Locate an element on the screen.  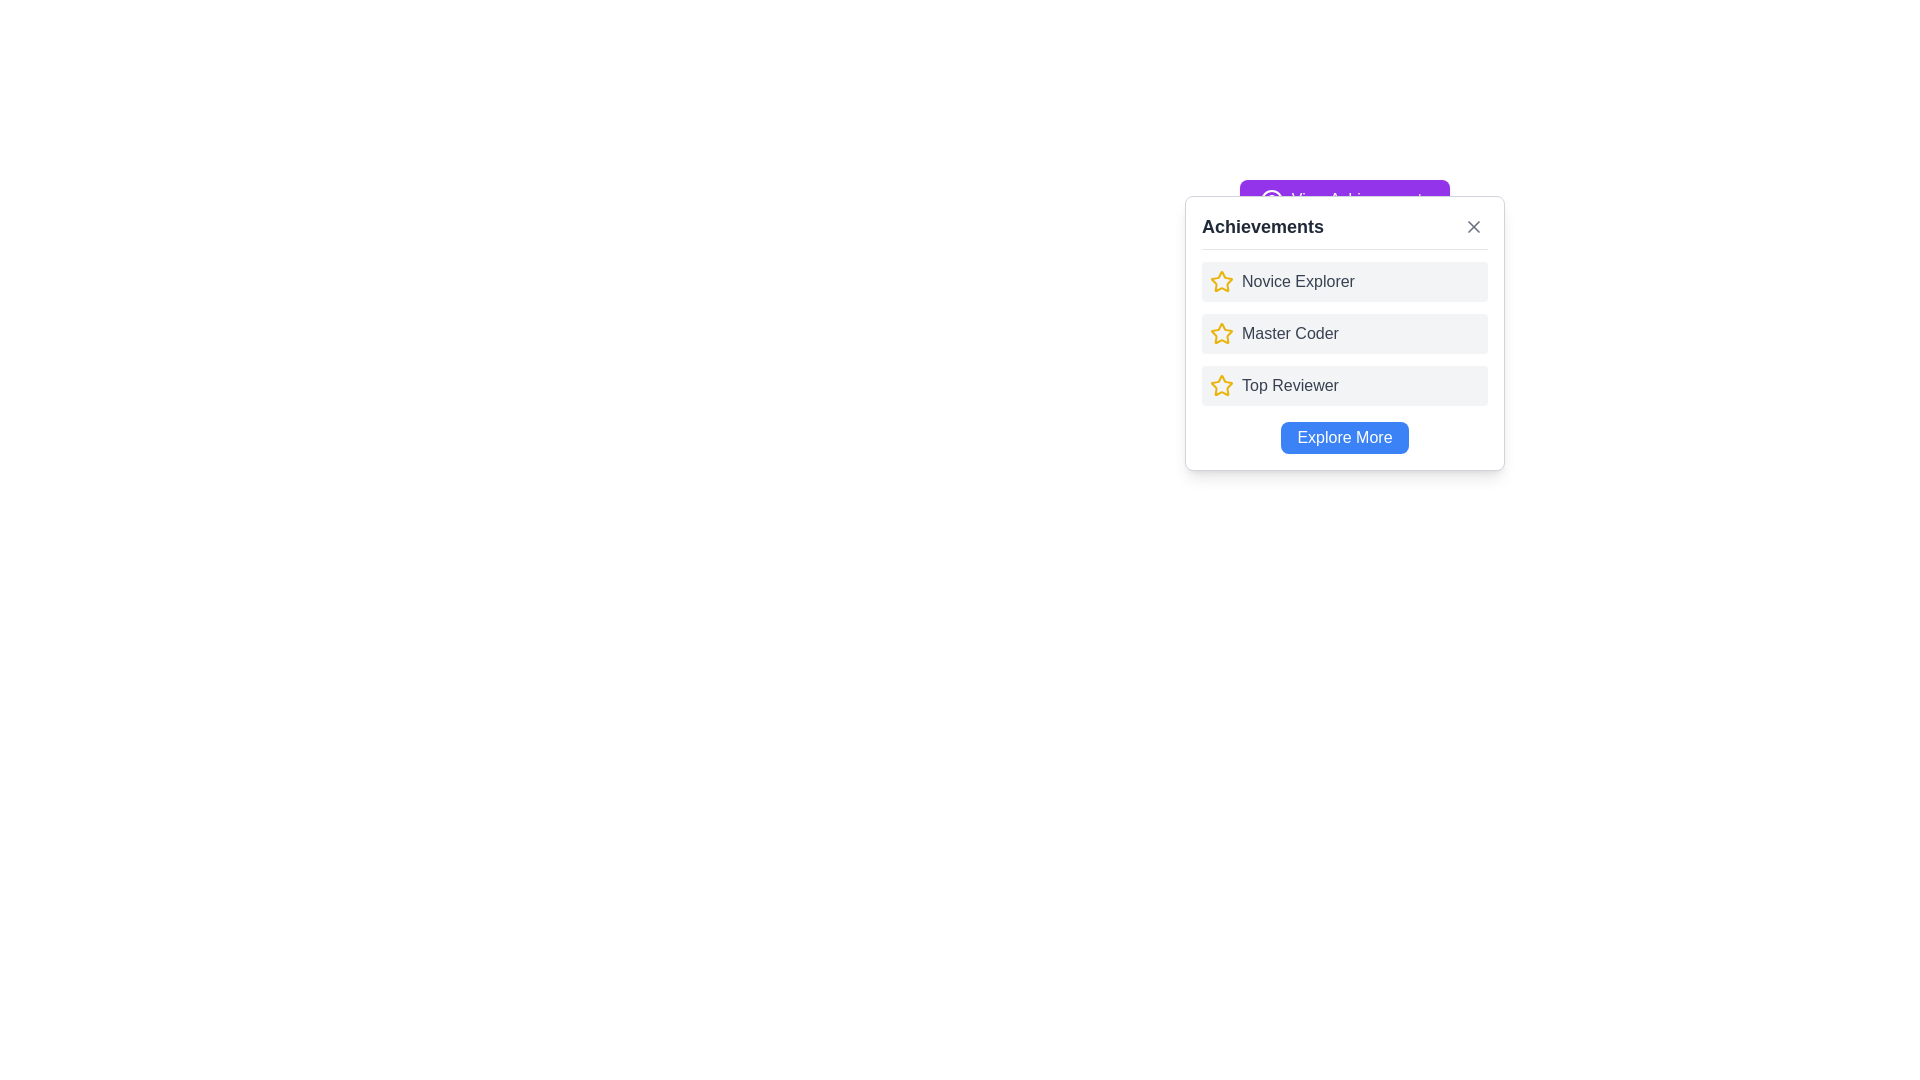
the 'Master Coder' achievement icon, which is the second star icon in the achievements list within the modal dialogue box is located at coordinates (1221, 332).